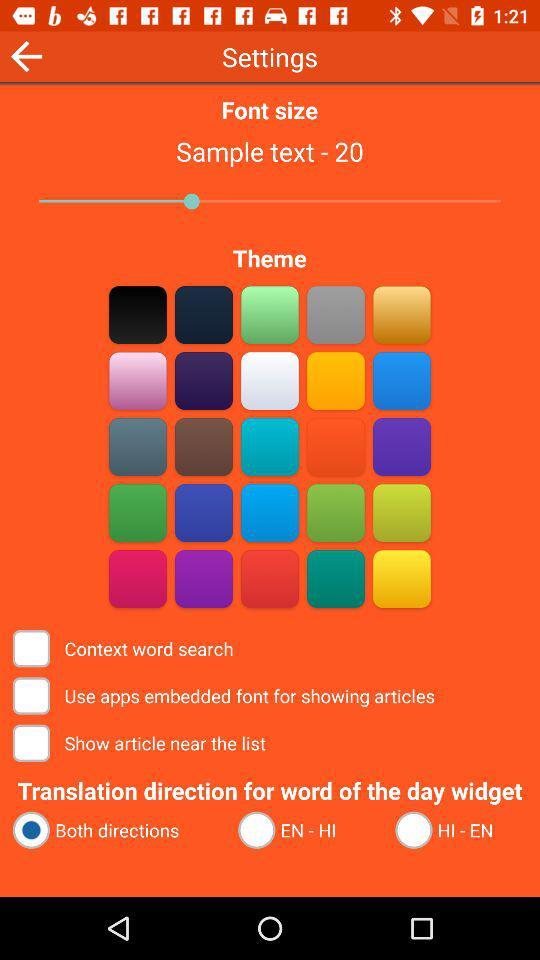 The width and height of the screenshot is (540, 960). What do you see at coordinates (125, 647) in the screenshot?
I see `the context word search item` at bounding box center [125, 647].